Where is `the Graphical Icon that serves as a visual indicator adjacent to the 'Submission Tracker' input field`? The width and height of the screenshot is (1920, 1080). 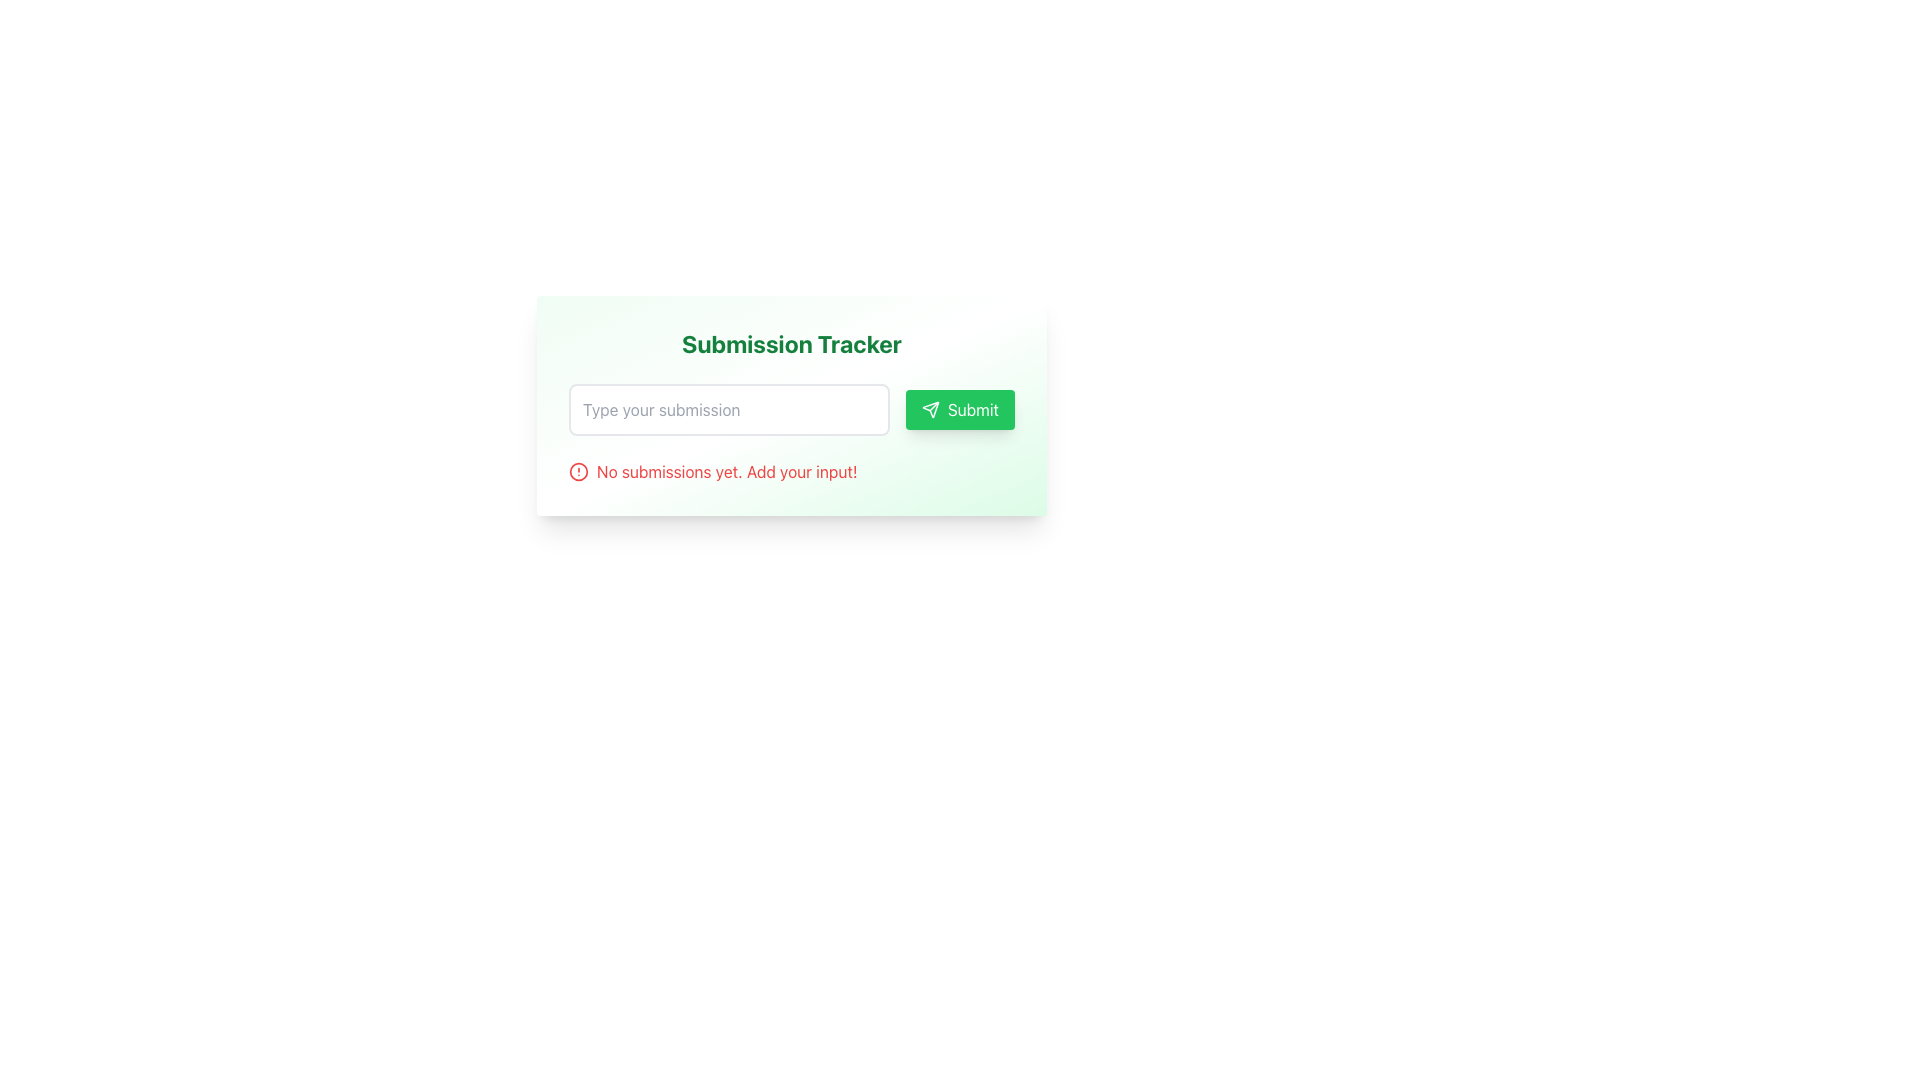 the Graphical Icon that serves as a visual indicator adjacent to the 'Submission Tracker' input field is located at coordinates (578, 471).